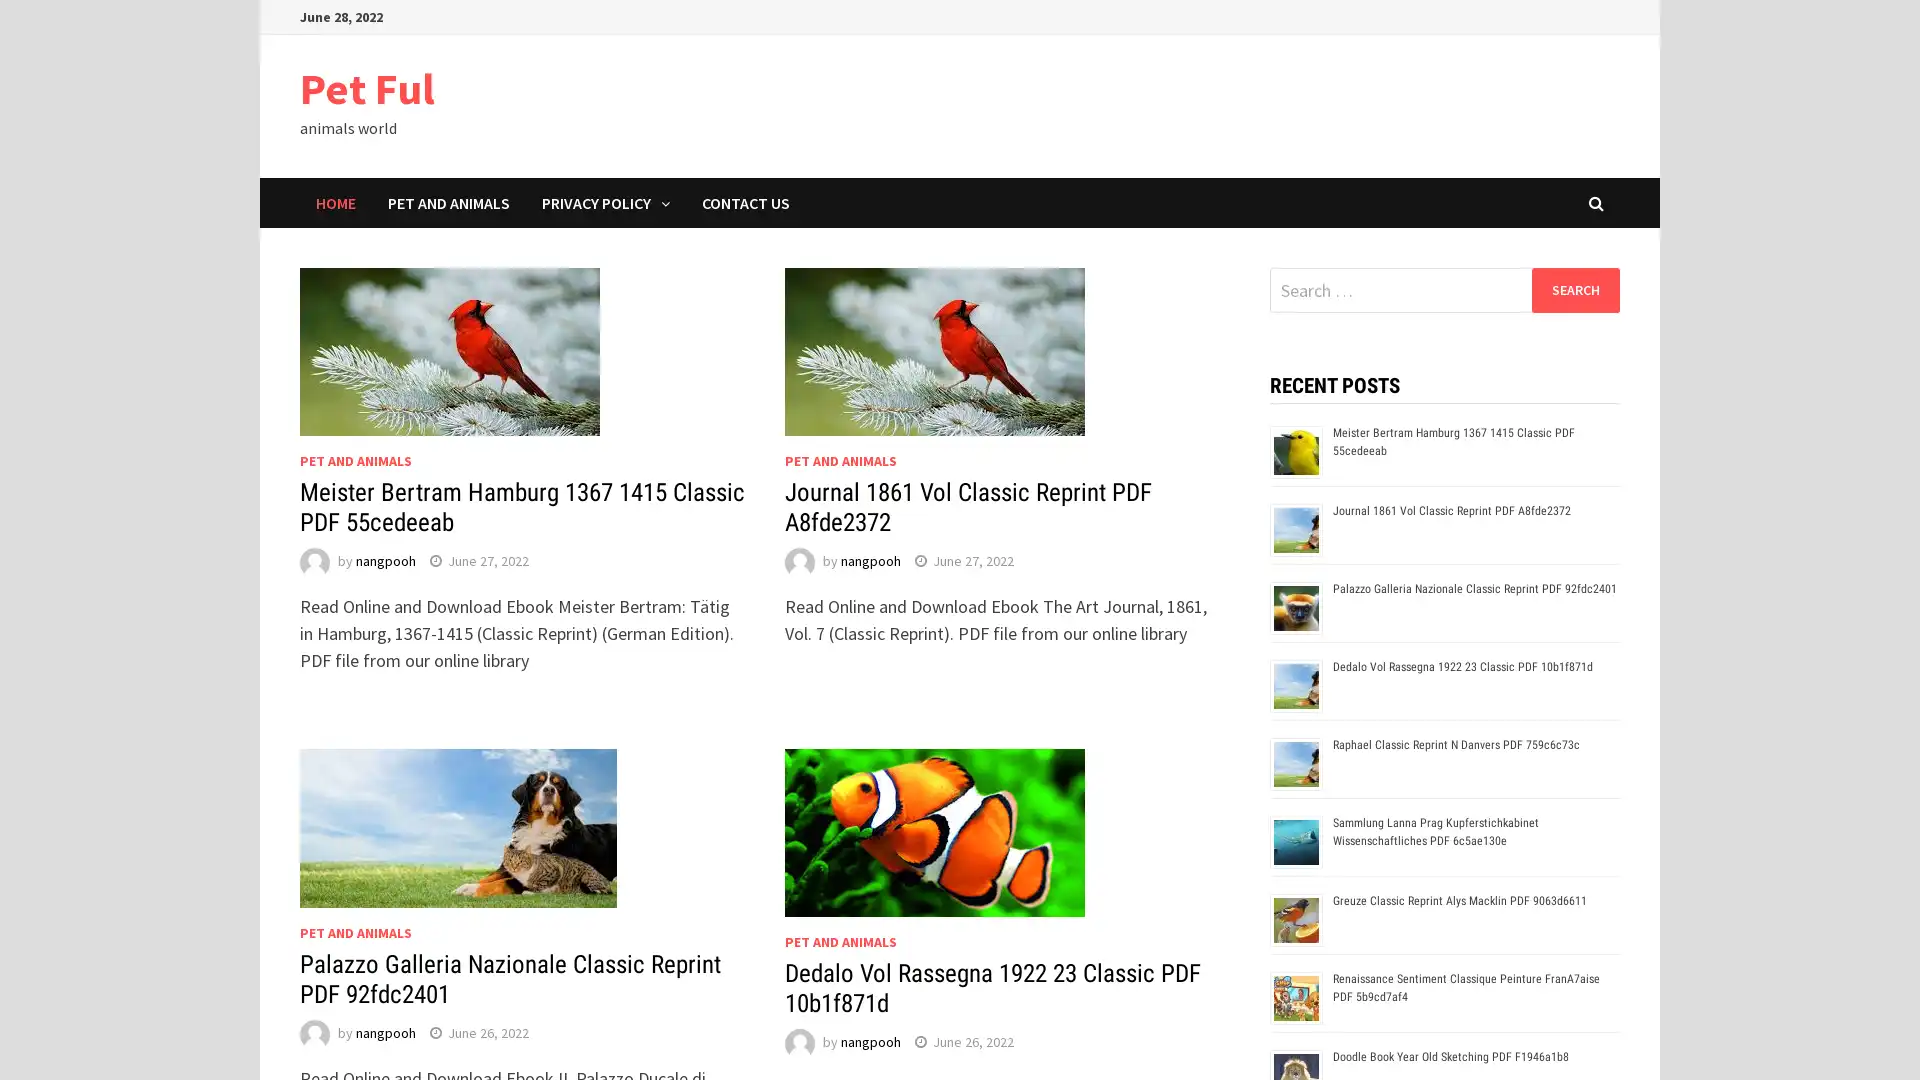  I want to click on Search, so click(1574, 289).